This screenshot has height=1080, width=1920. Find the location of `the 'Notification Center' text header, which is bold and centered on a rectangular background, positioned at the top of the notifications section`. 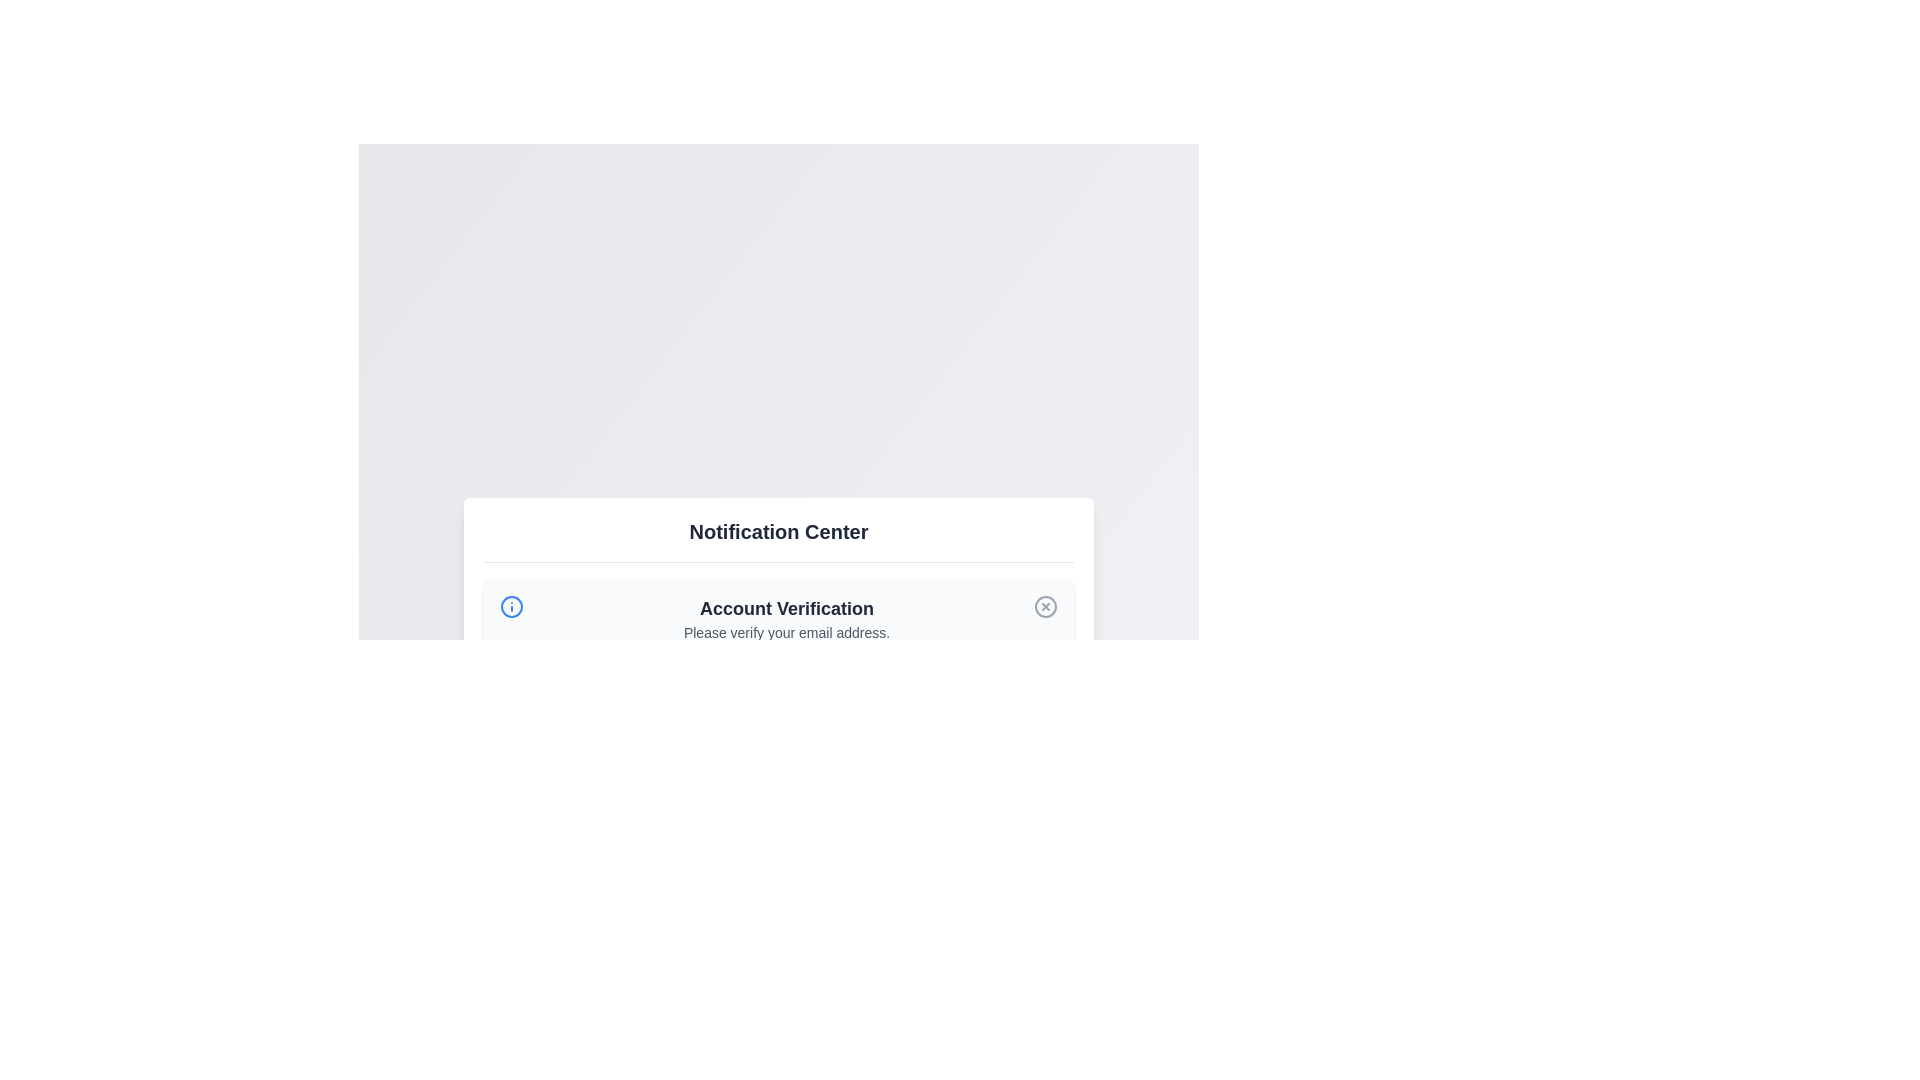

the 'Notification Center' text header, which is bold and centered on a rectangular background, positioned at the top of the notifications section is located at coordinates (777, 540).